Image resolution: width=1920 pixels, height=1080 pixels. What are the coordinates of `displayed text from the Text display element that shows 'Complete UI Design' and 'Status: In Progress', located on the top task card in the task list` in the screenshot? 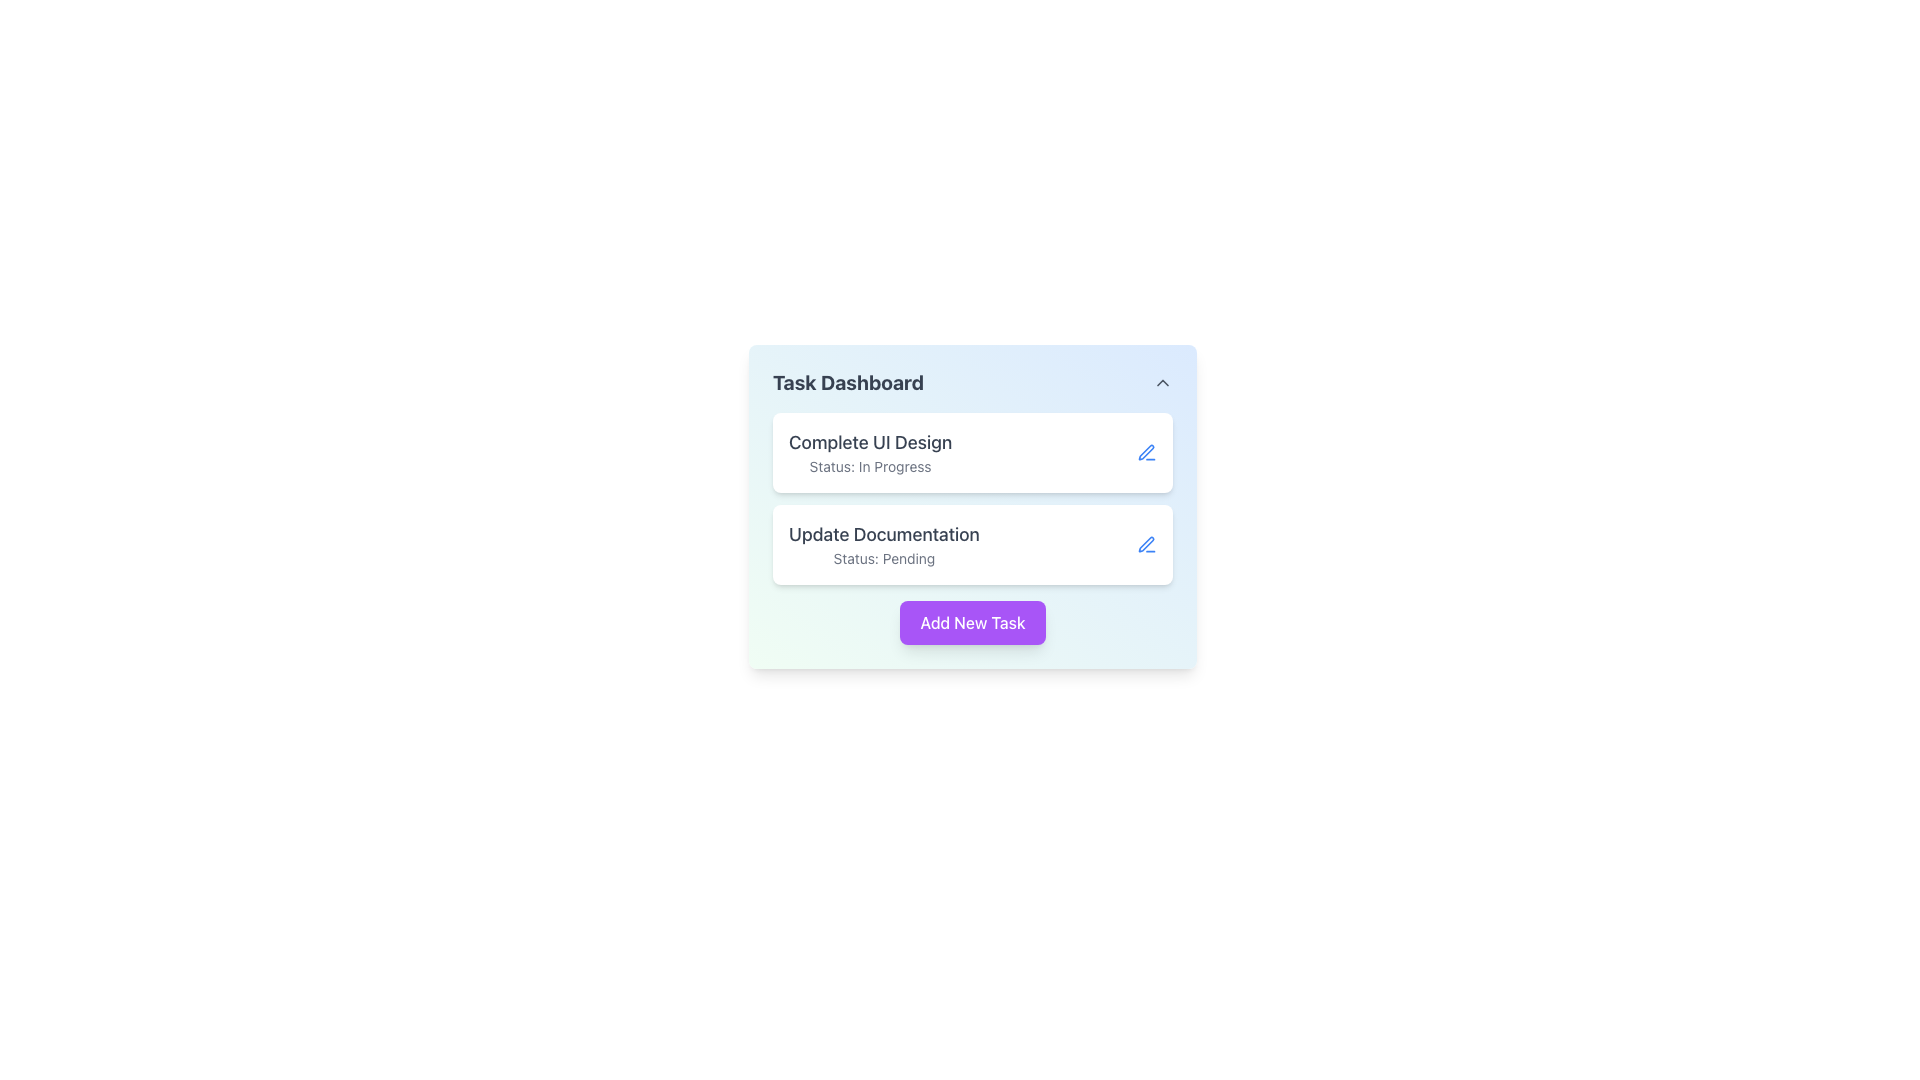 It's located at (870, 452).